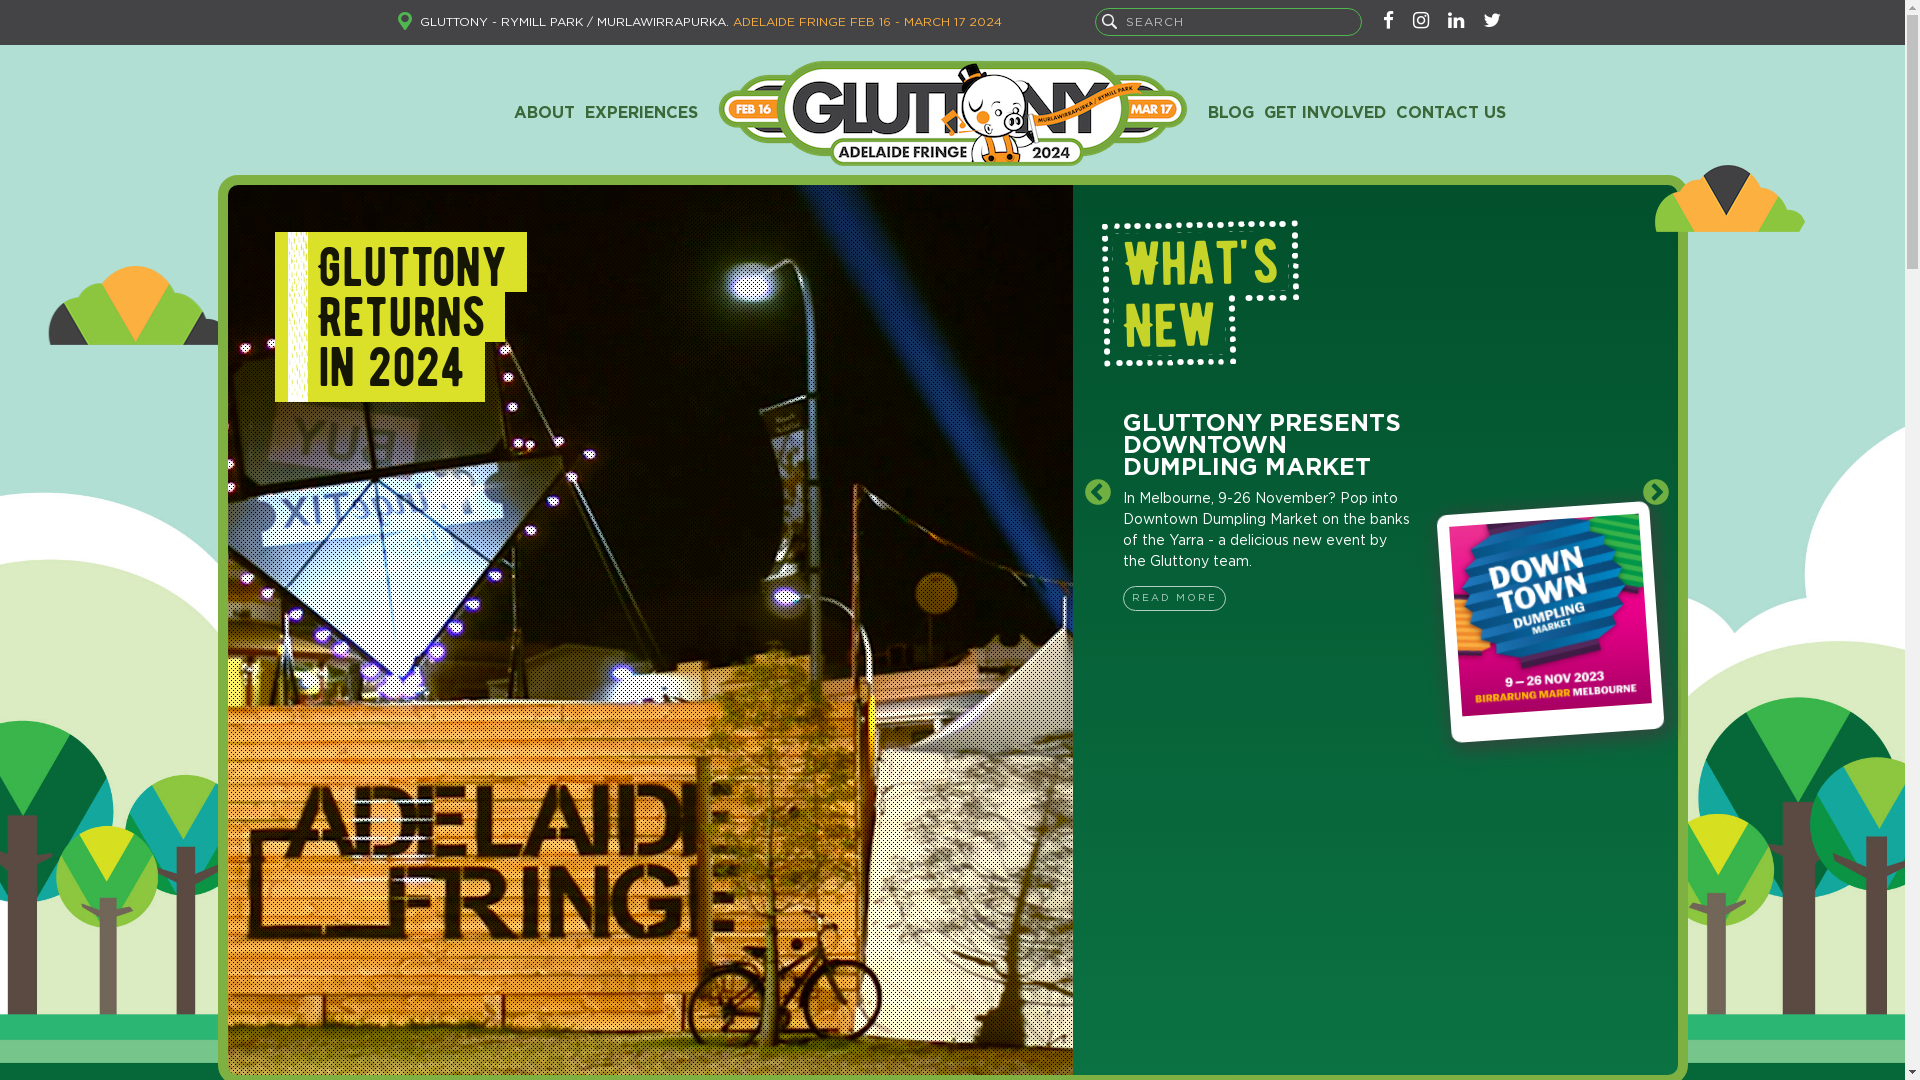  Describe the element at coordinates (1449, 112) in the screenshot. I see `'CONTACT US'` at that location.